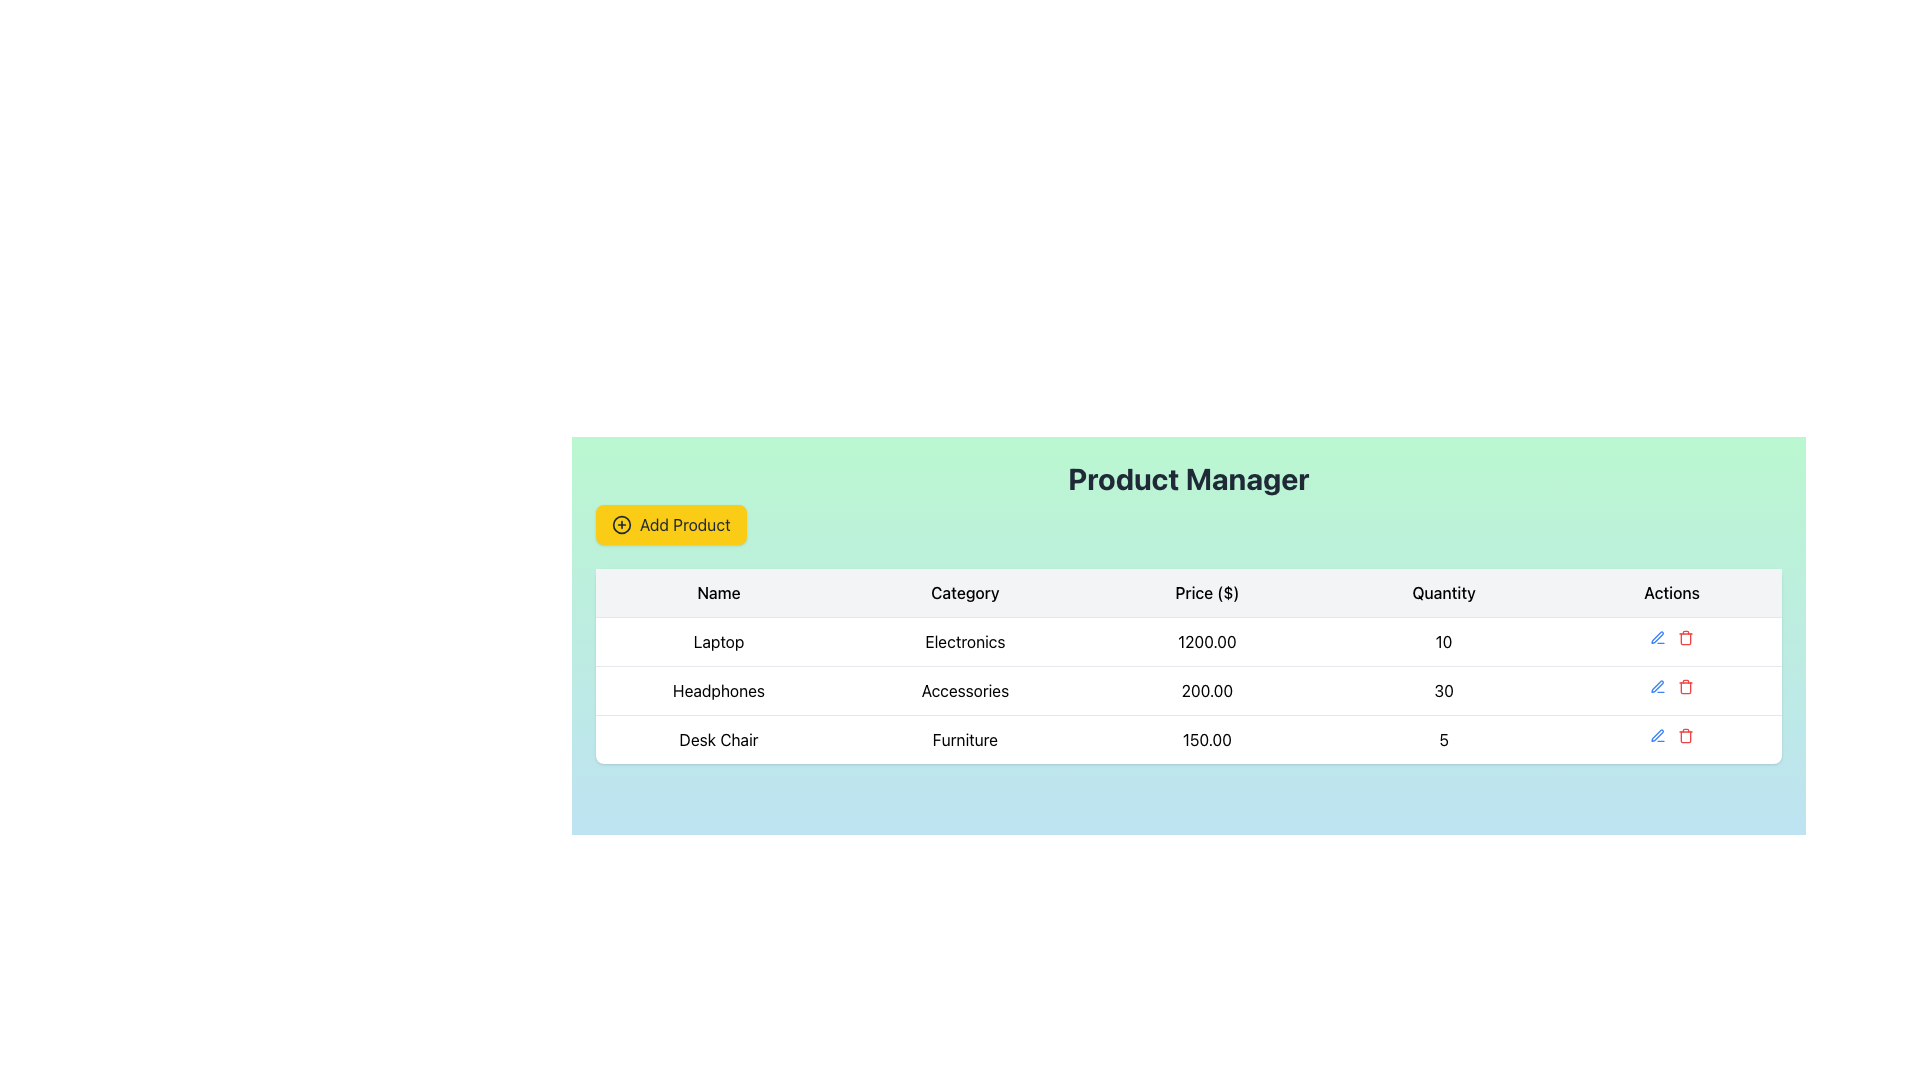  I want to click on the informational label displaying the category of the product 'Headphones' in the second row of the table, so click(965, 689).